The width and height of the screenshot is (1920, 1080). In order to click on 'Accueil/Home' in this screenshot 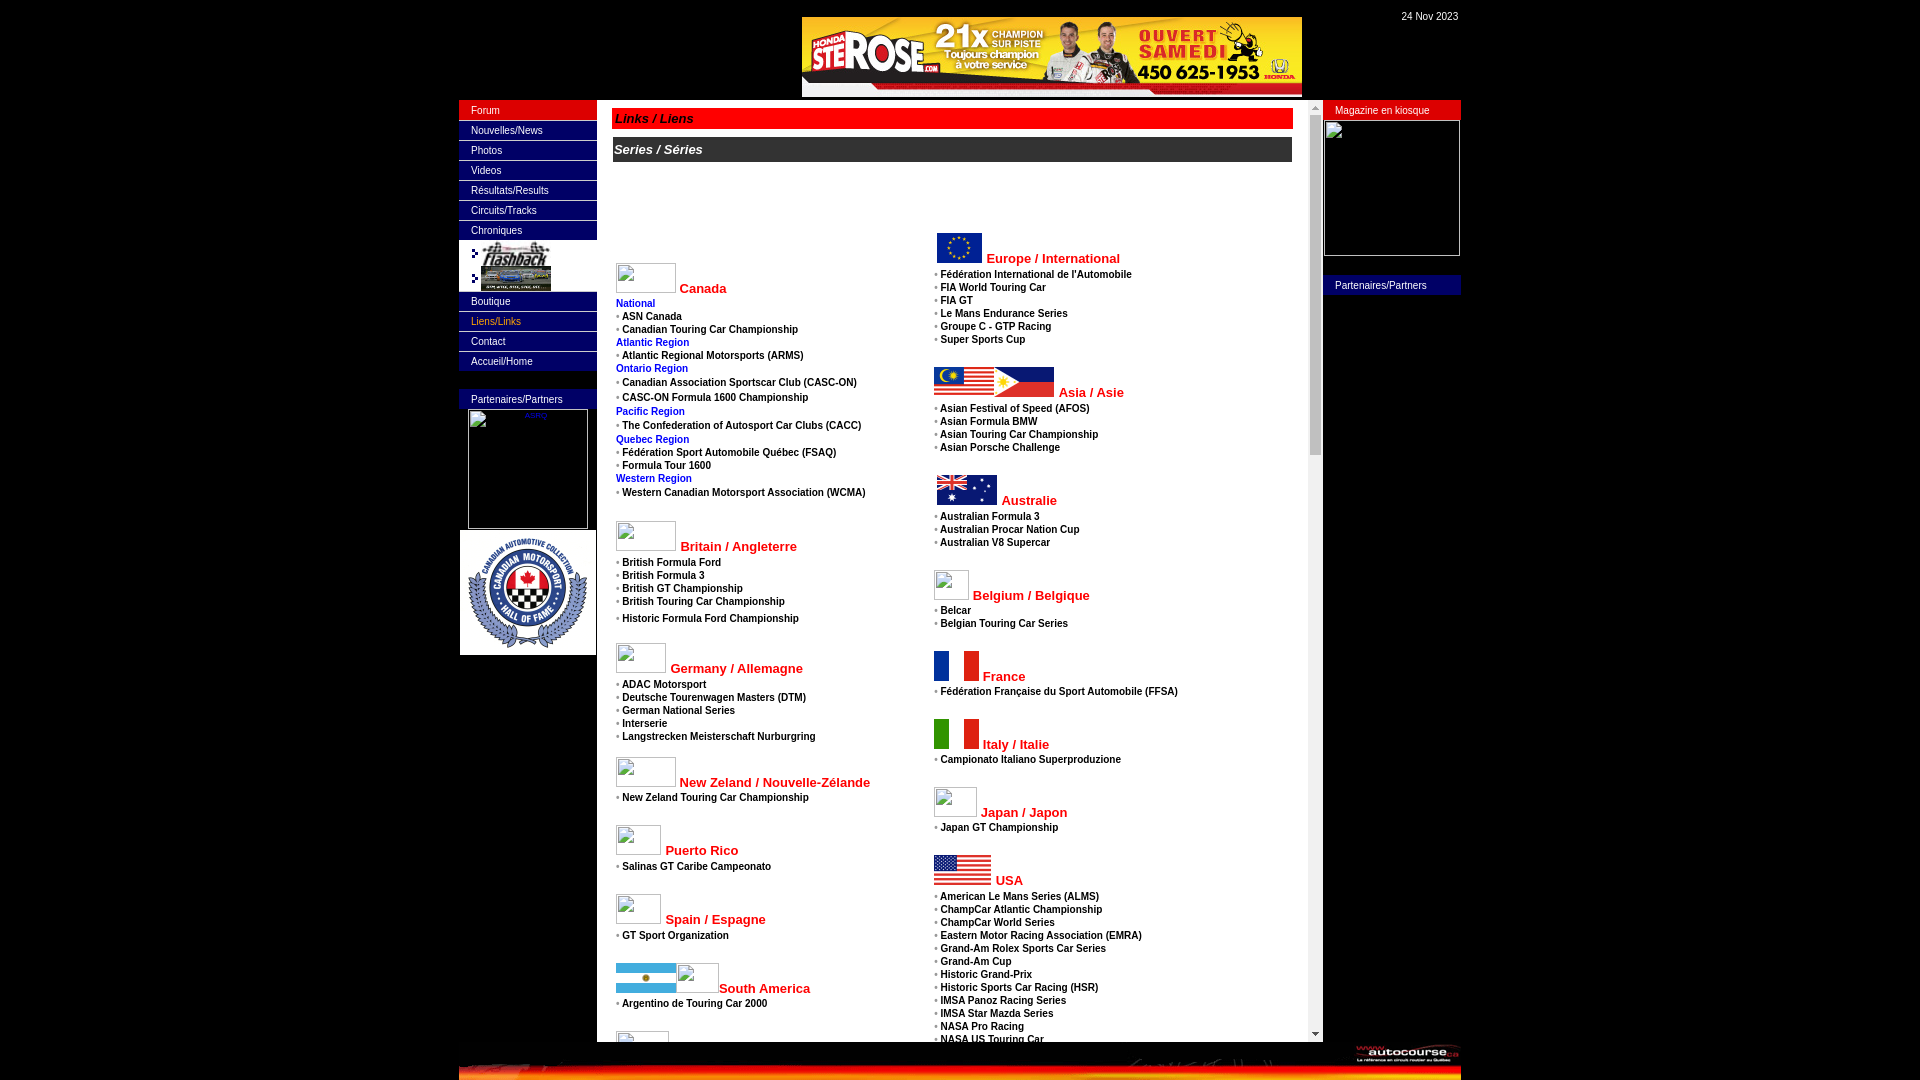, I will do `click(469, 361)`.